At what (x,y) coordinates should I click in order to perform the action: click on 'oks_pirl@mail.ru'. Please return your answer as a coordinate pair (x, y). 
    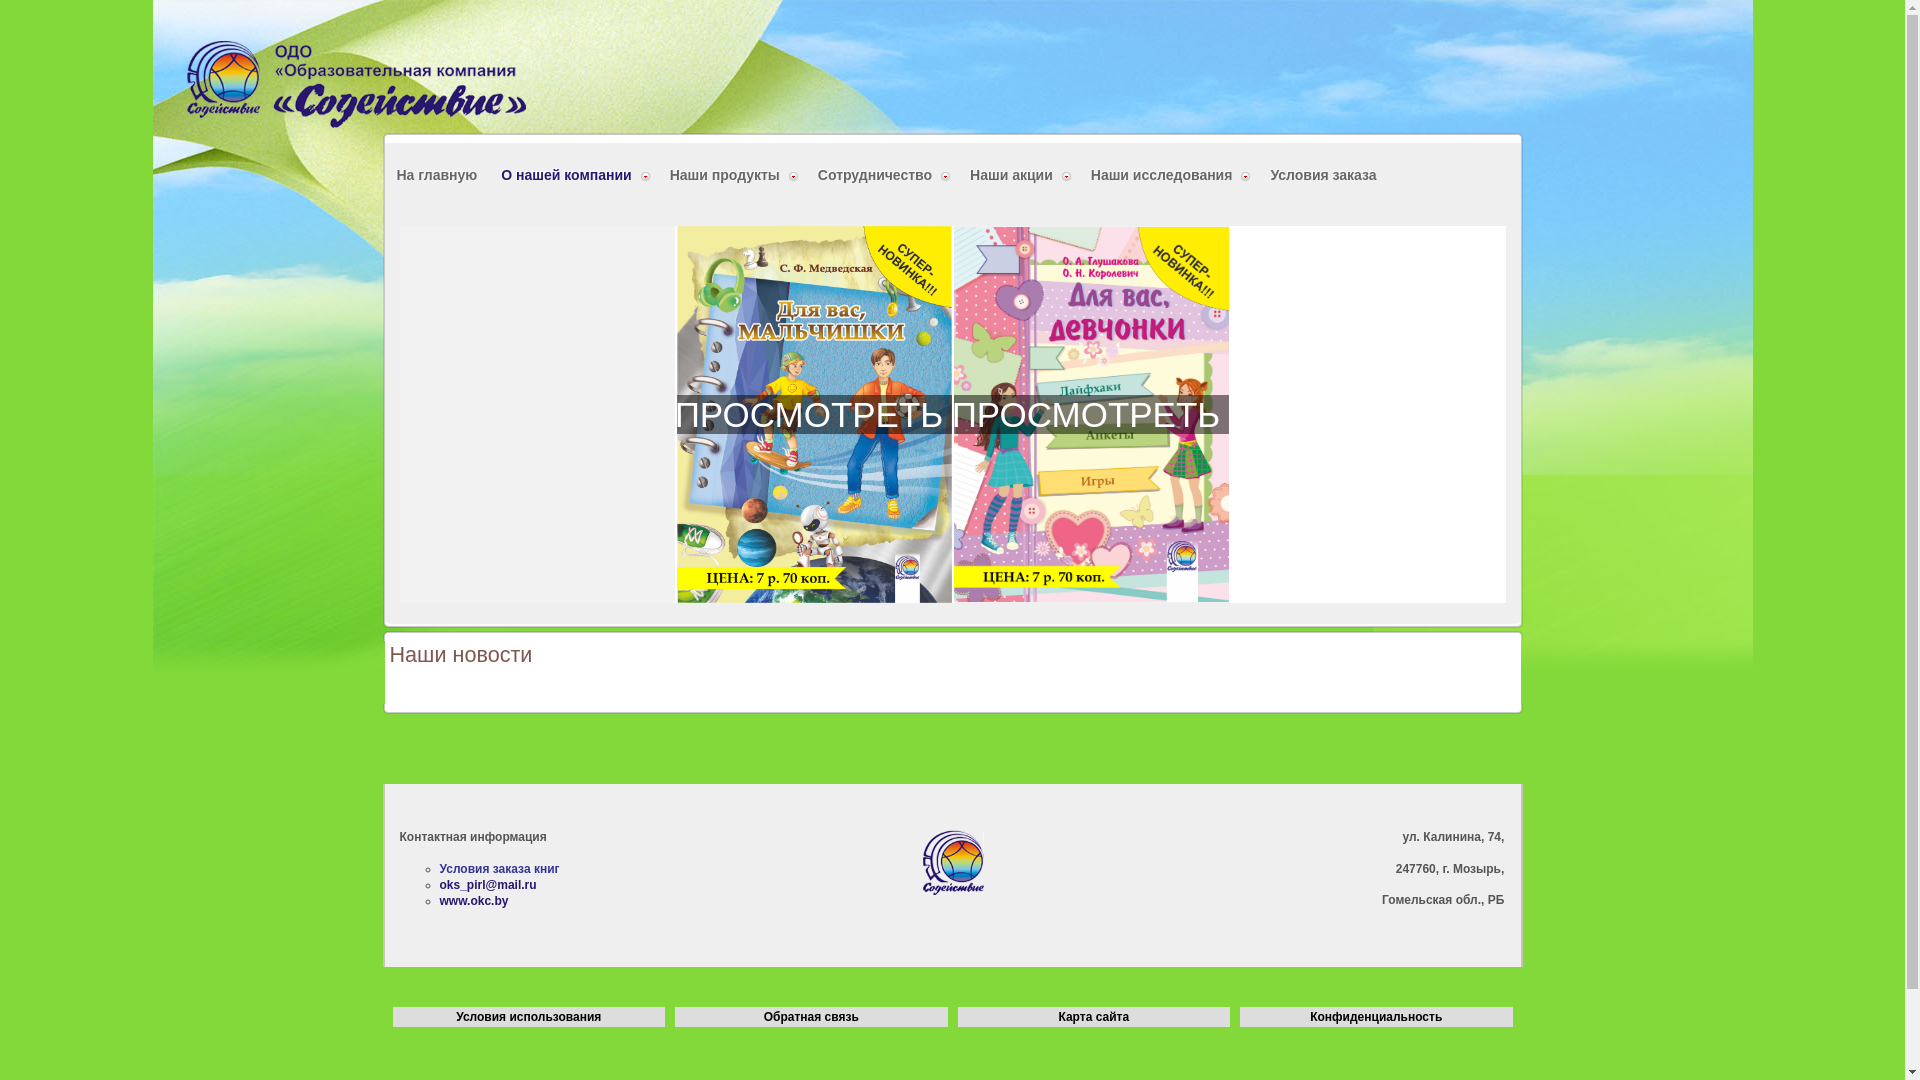
    Looking at the image, I should click on (439, 883).